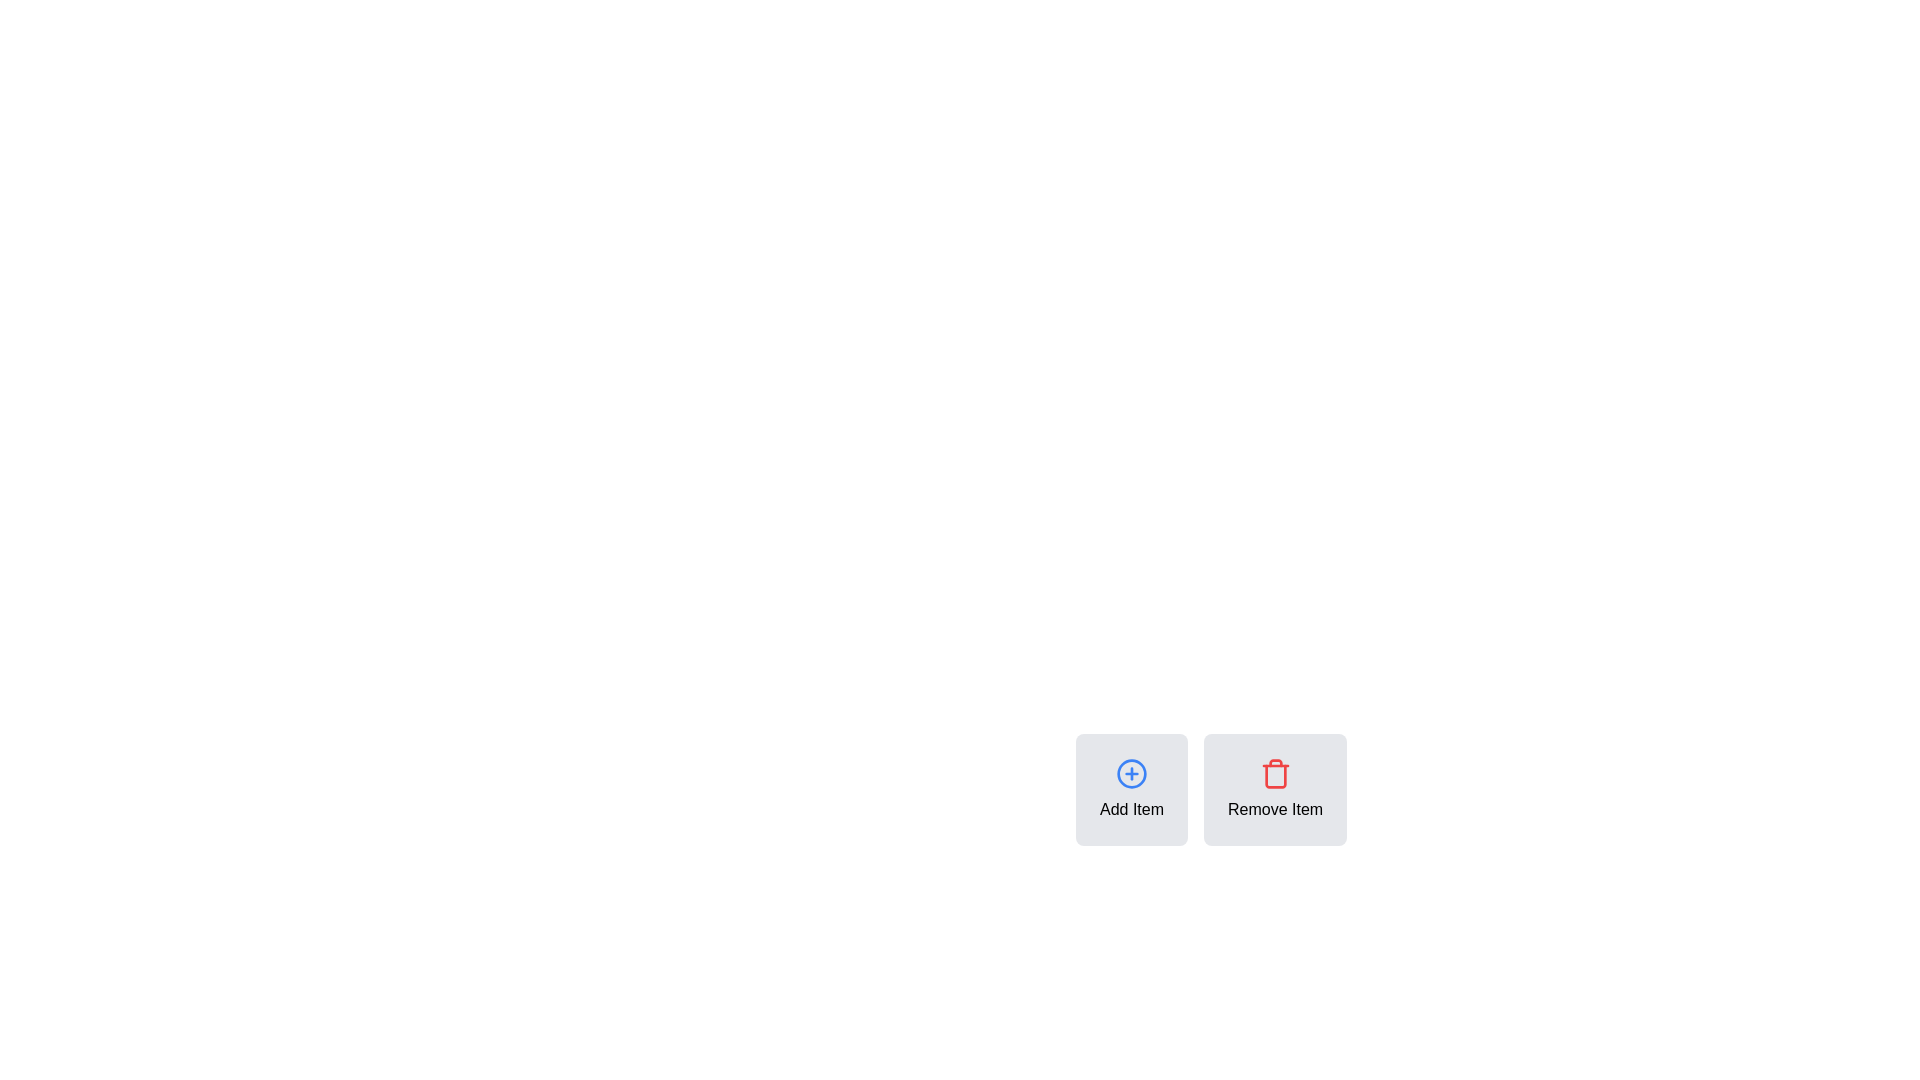 The width and height of the screenshot is (1920, 1080). What do you see at coordinates (1132, 810) in the screenshot?
I see `the 'Add Item' text label, which is displayed in a standard font within a light gray card-like section, centered below a blue circular icon with a plus sign` at bounding box center [1132, 810].